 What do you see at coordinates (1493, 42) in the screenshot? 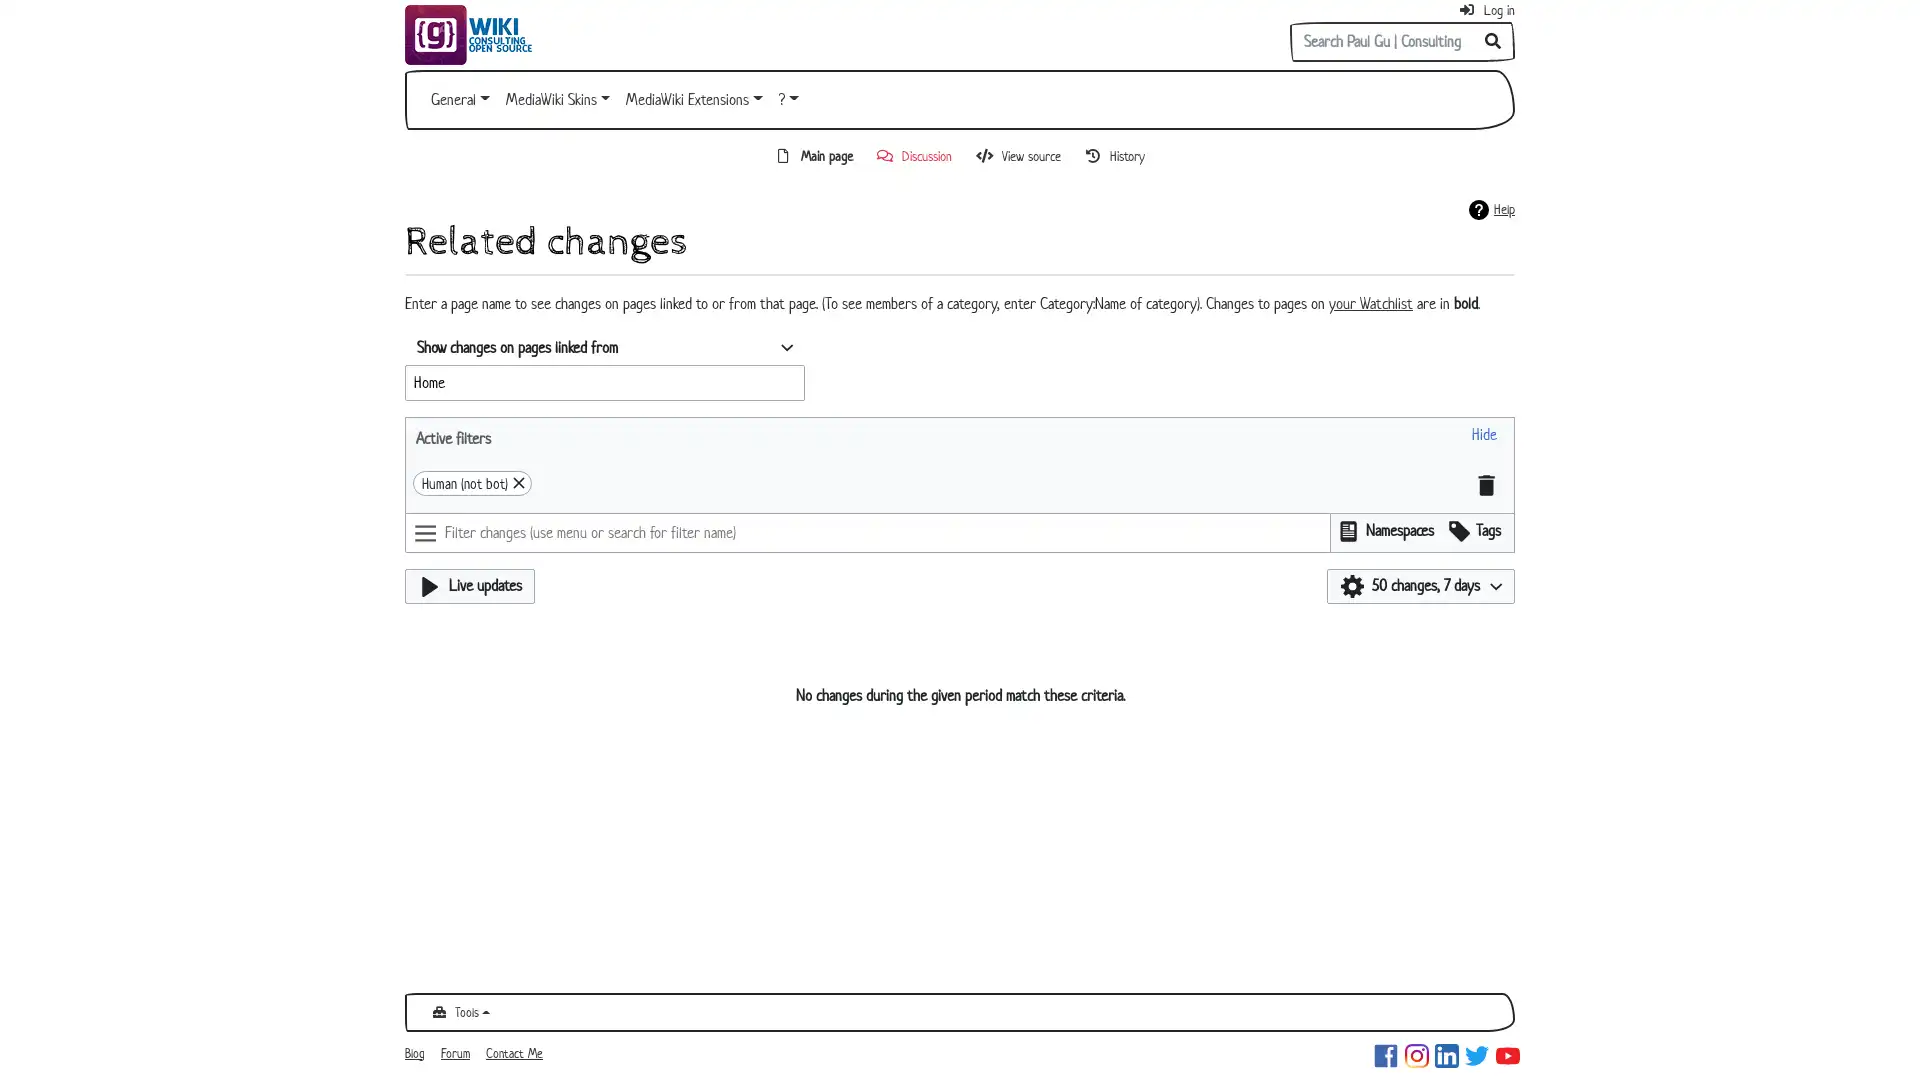
I see `Go to page` at bounding box center [1493, 42].